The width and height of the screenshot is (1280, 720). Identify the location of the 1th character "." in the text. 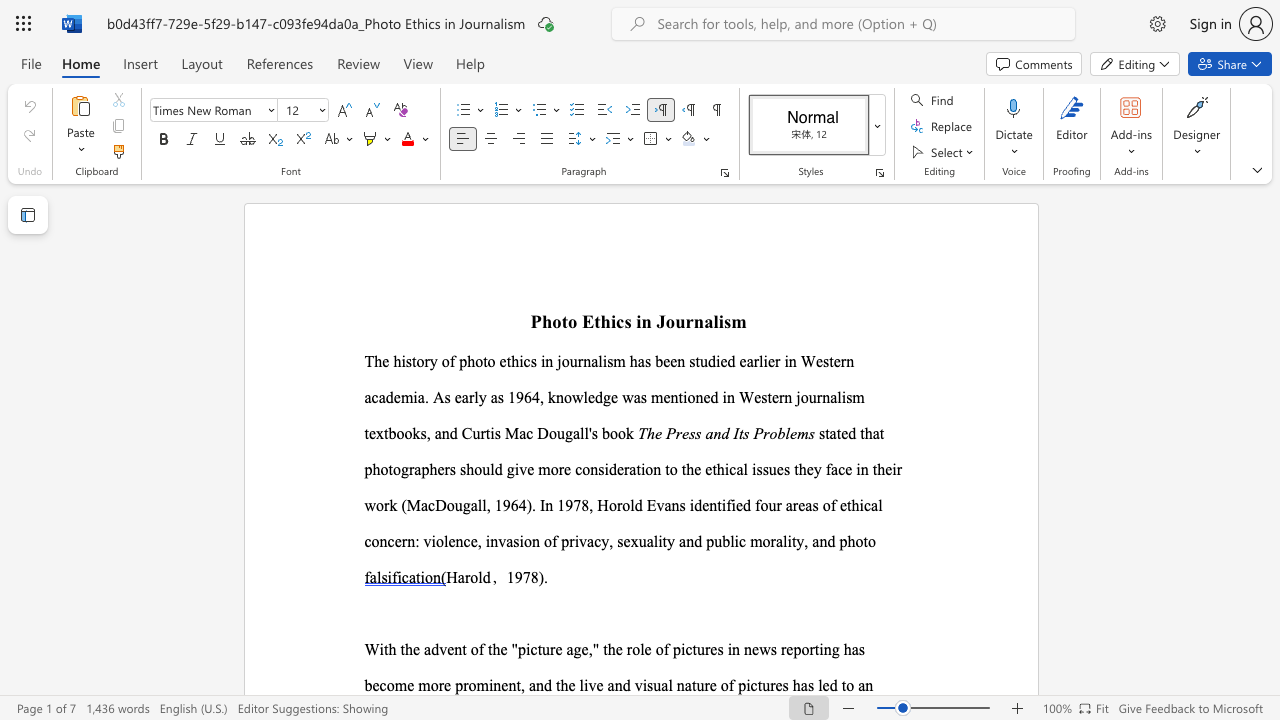
(546, 577).